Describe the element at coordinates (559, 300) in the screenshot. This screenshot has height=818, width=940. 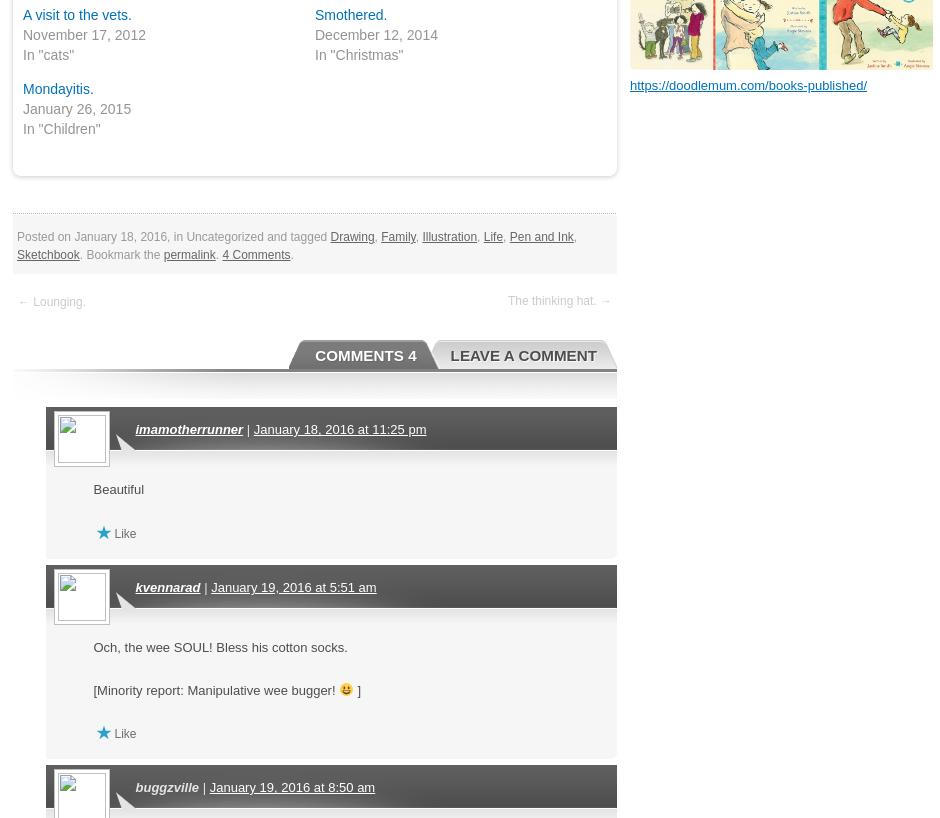
I see `'The thinking hat. →'` at that location.